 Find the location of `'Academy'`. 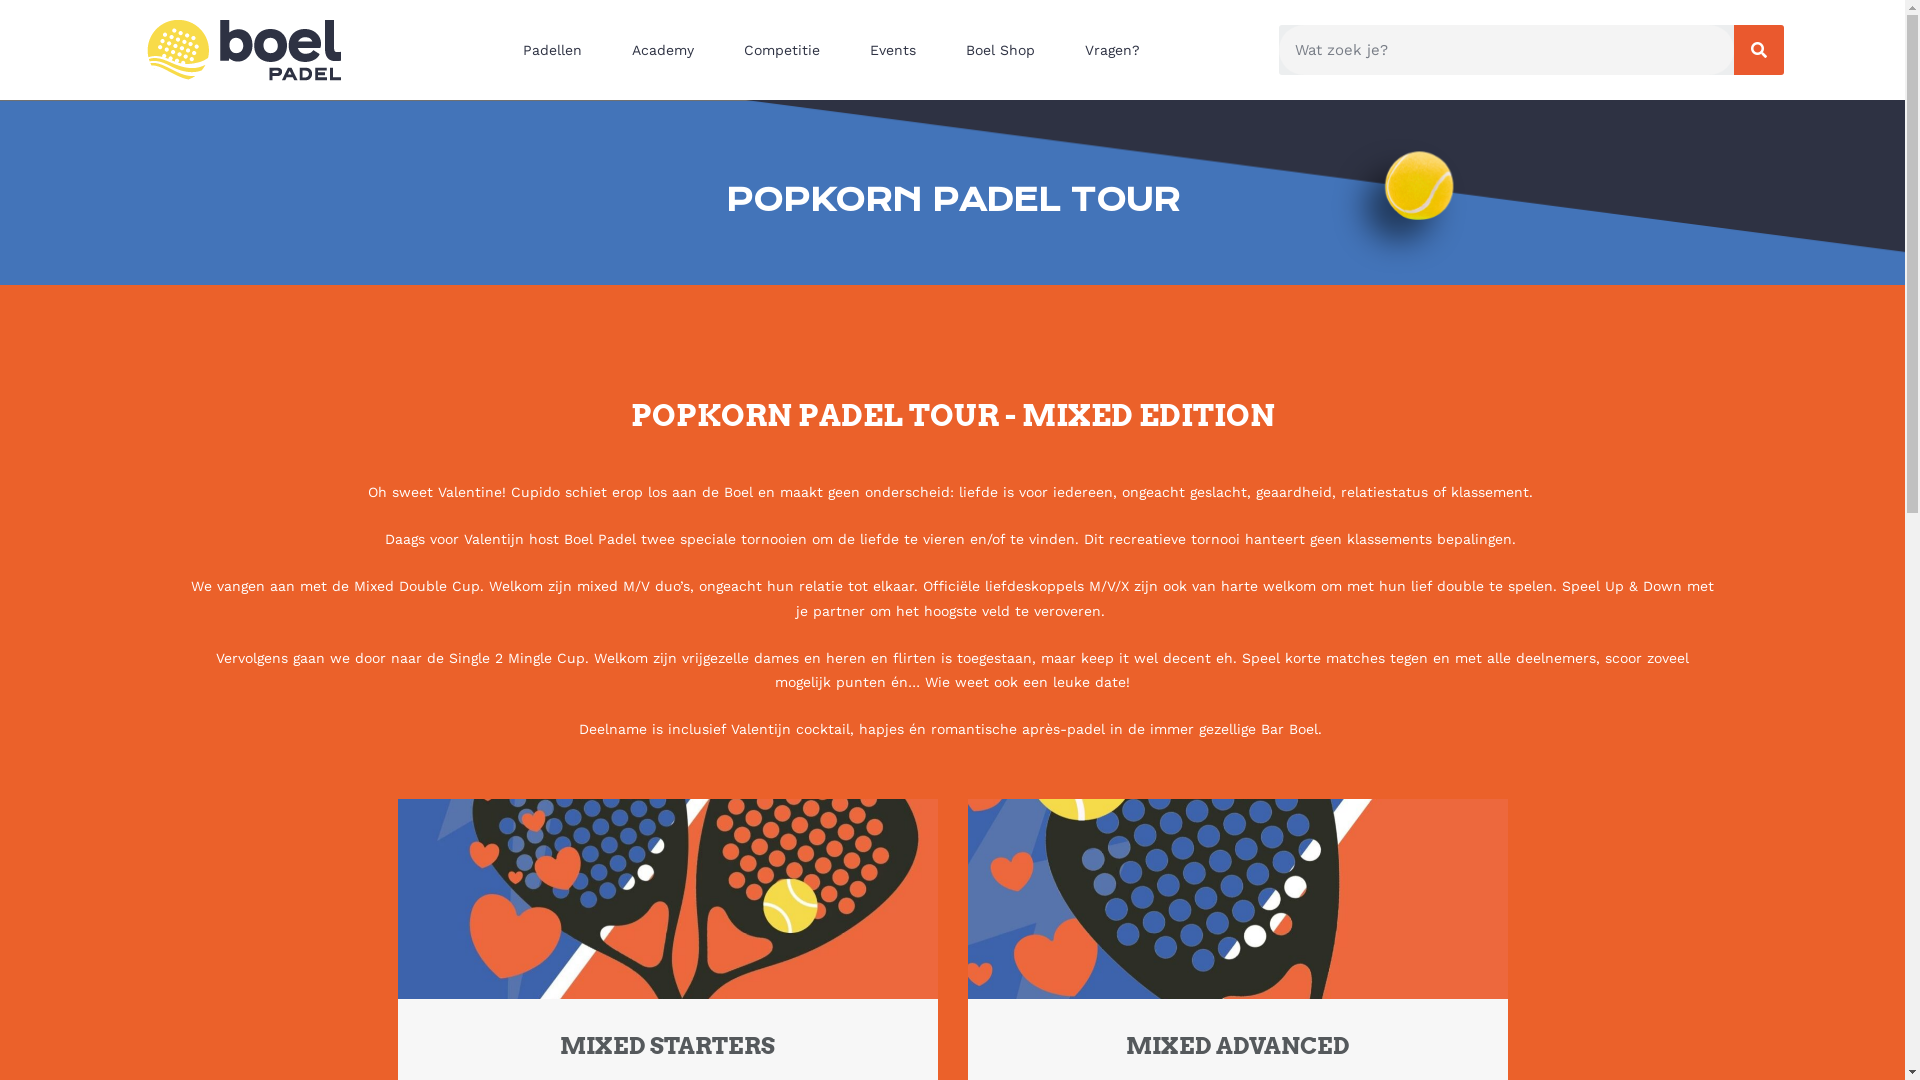

'Academy' is located at coordinates (667, 49).